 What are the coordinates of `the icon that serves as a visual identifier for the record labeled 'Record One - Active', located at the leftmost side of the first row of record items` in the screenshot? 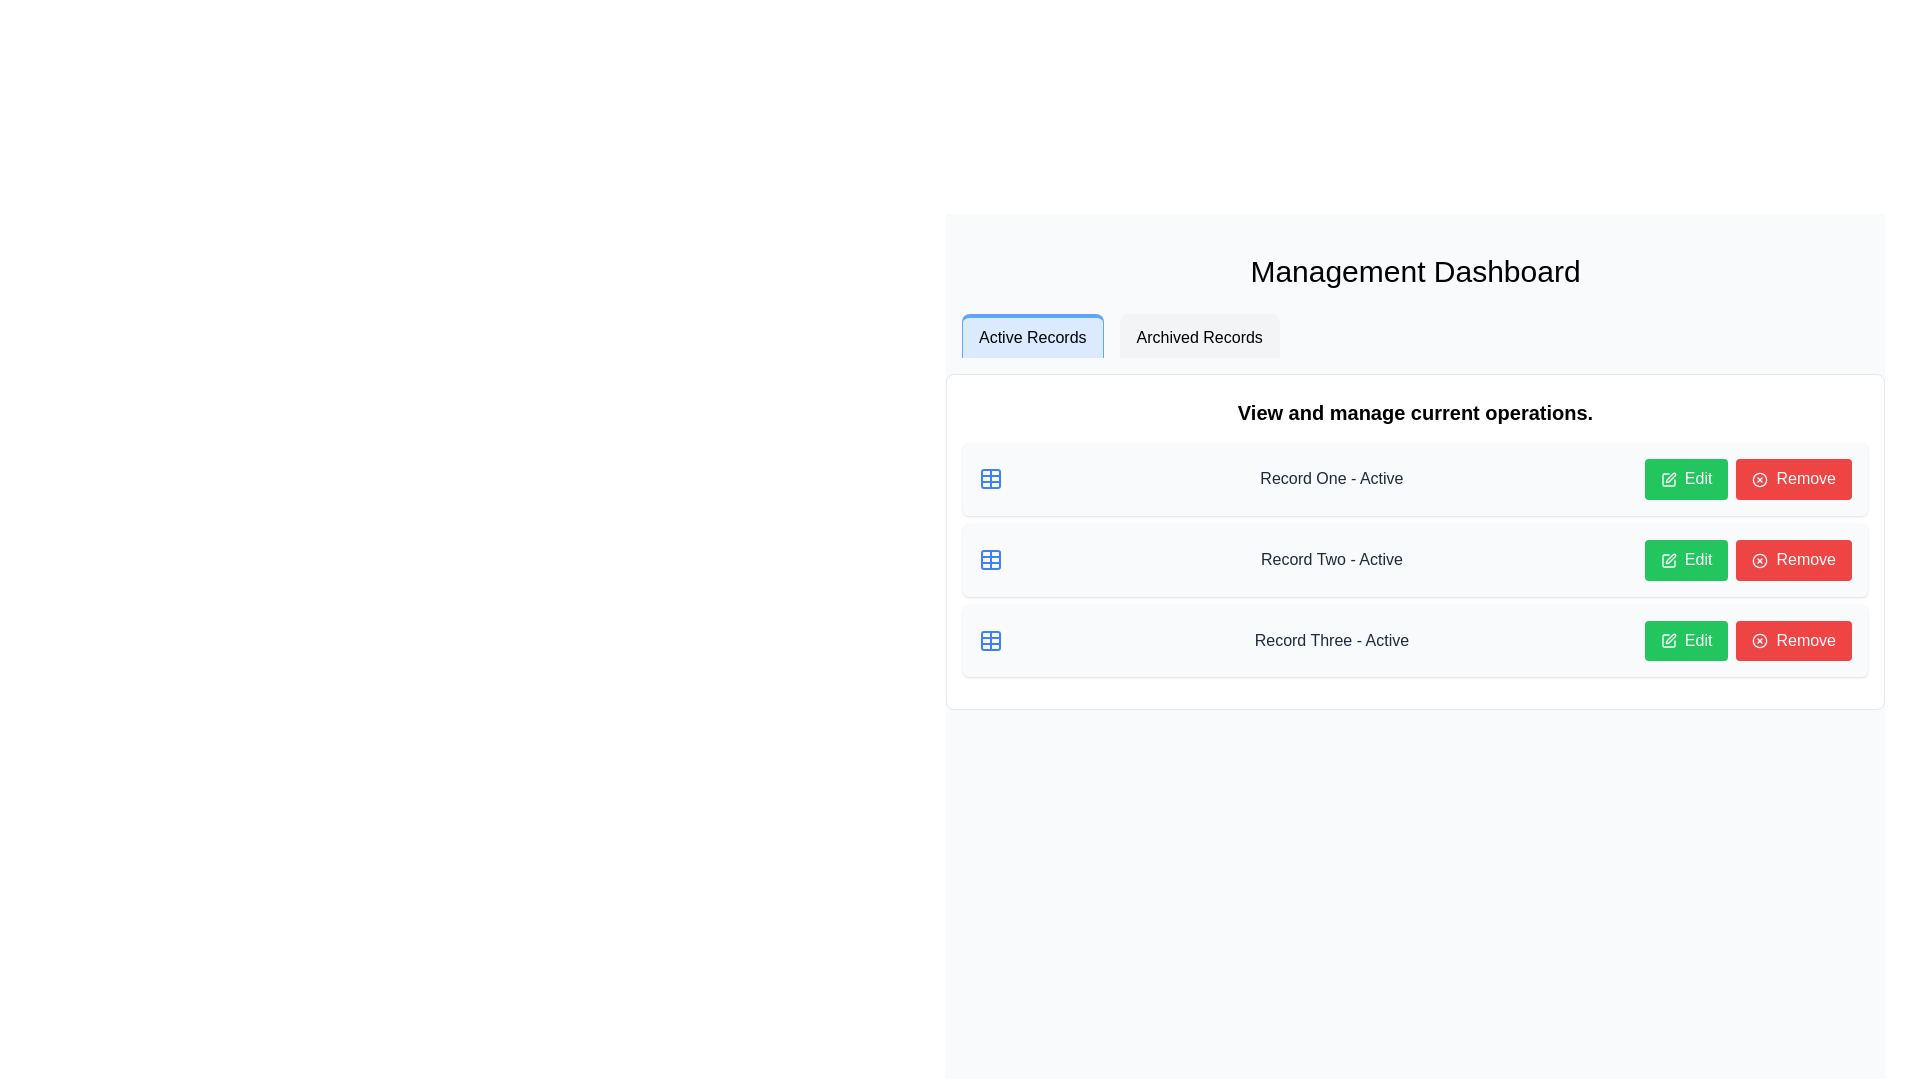 It's located at (990, 478).